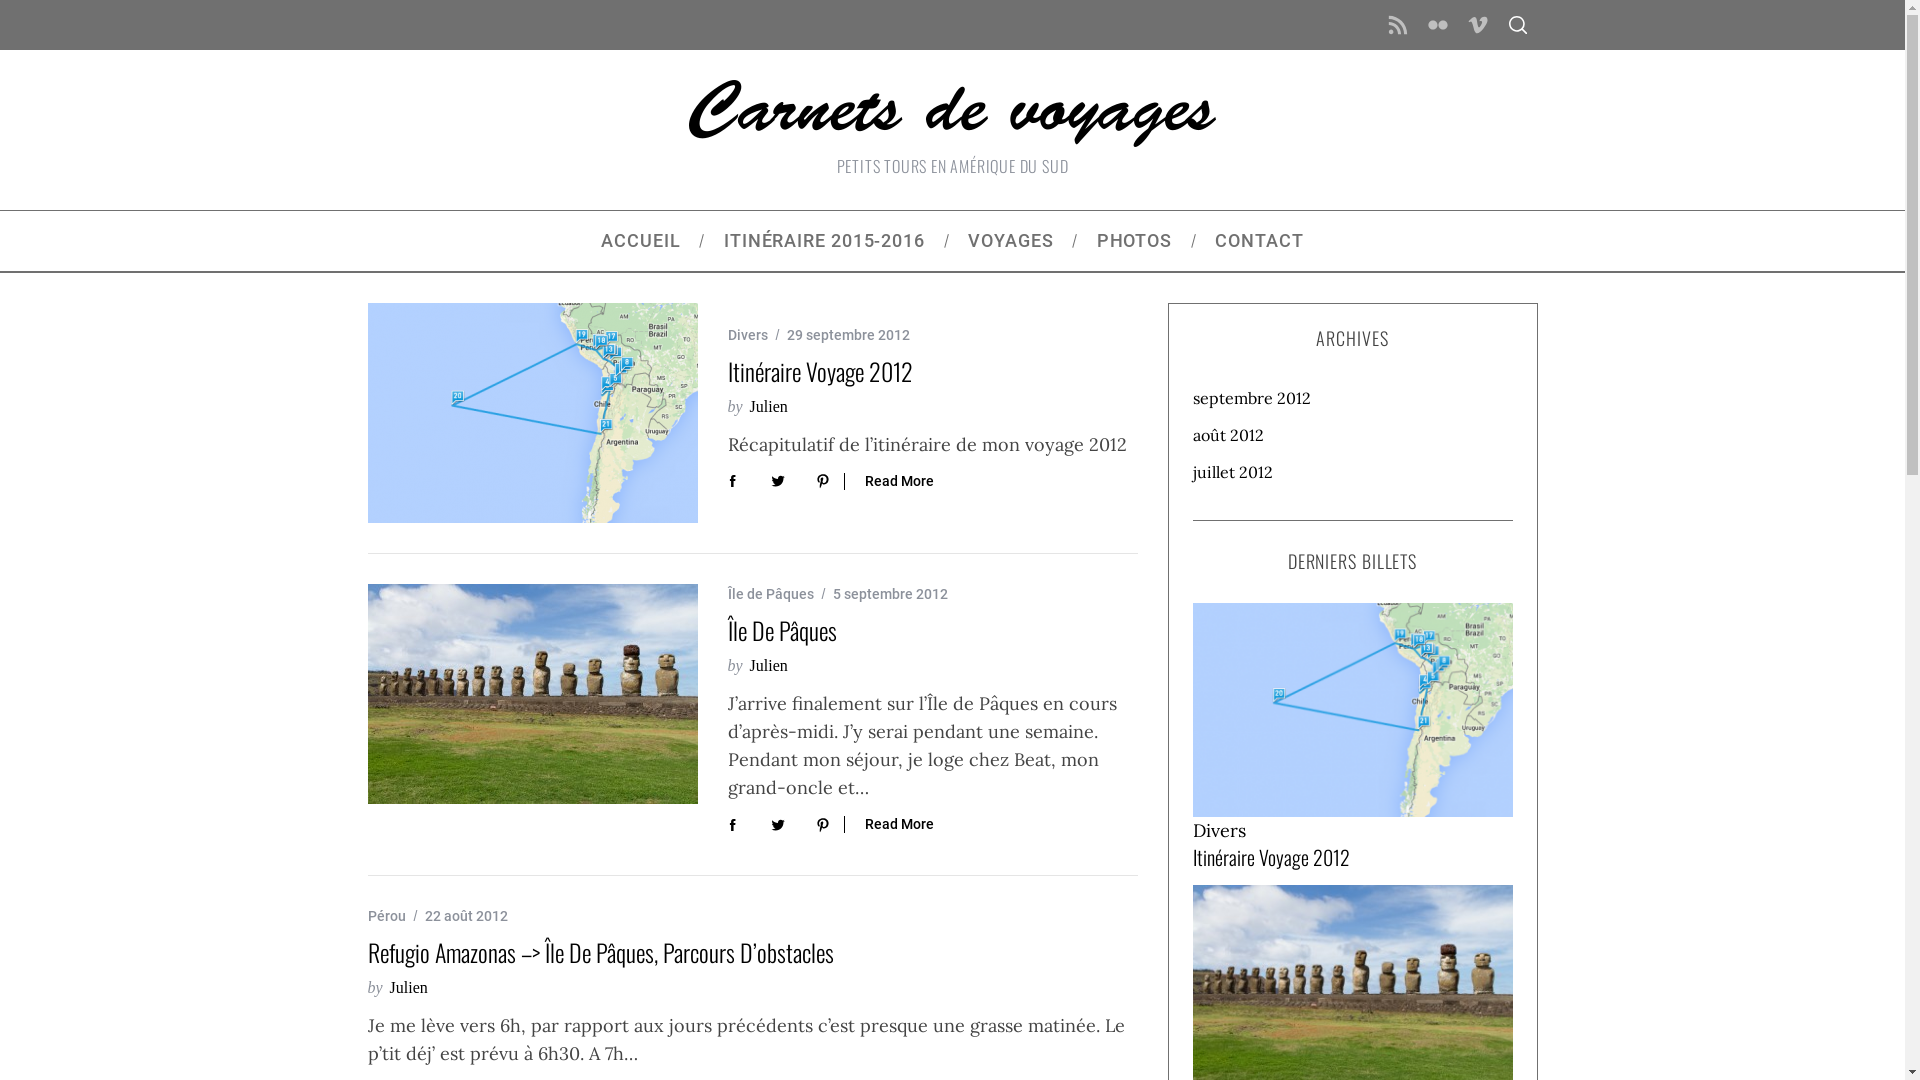  I want to click on 'juillet 2012', so click(1352, 471).